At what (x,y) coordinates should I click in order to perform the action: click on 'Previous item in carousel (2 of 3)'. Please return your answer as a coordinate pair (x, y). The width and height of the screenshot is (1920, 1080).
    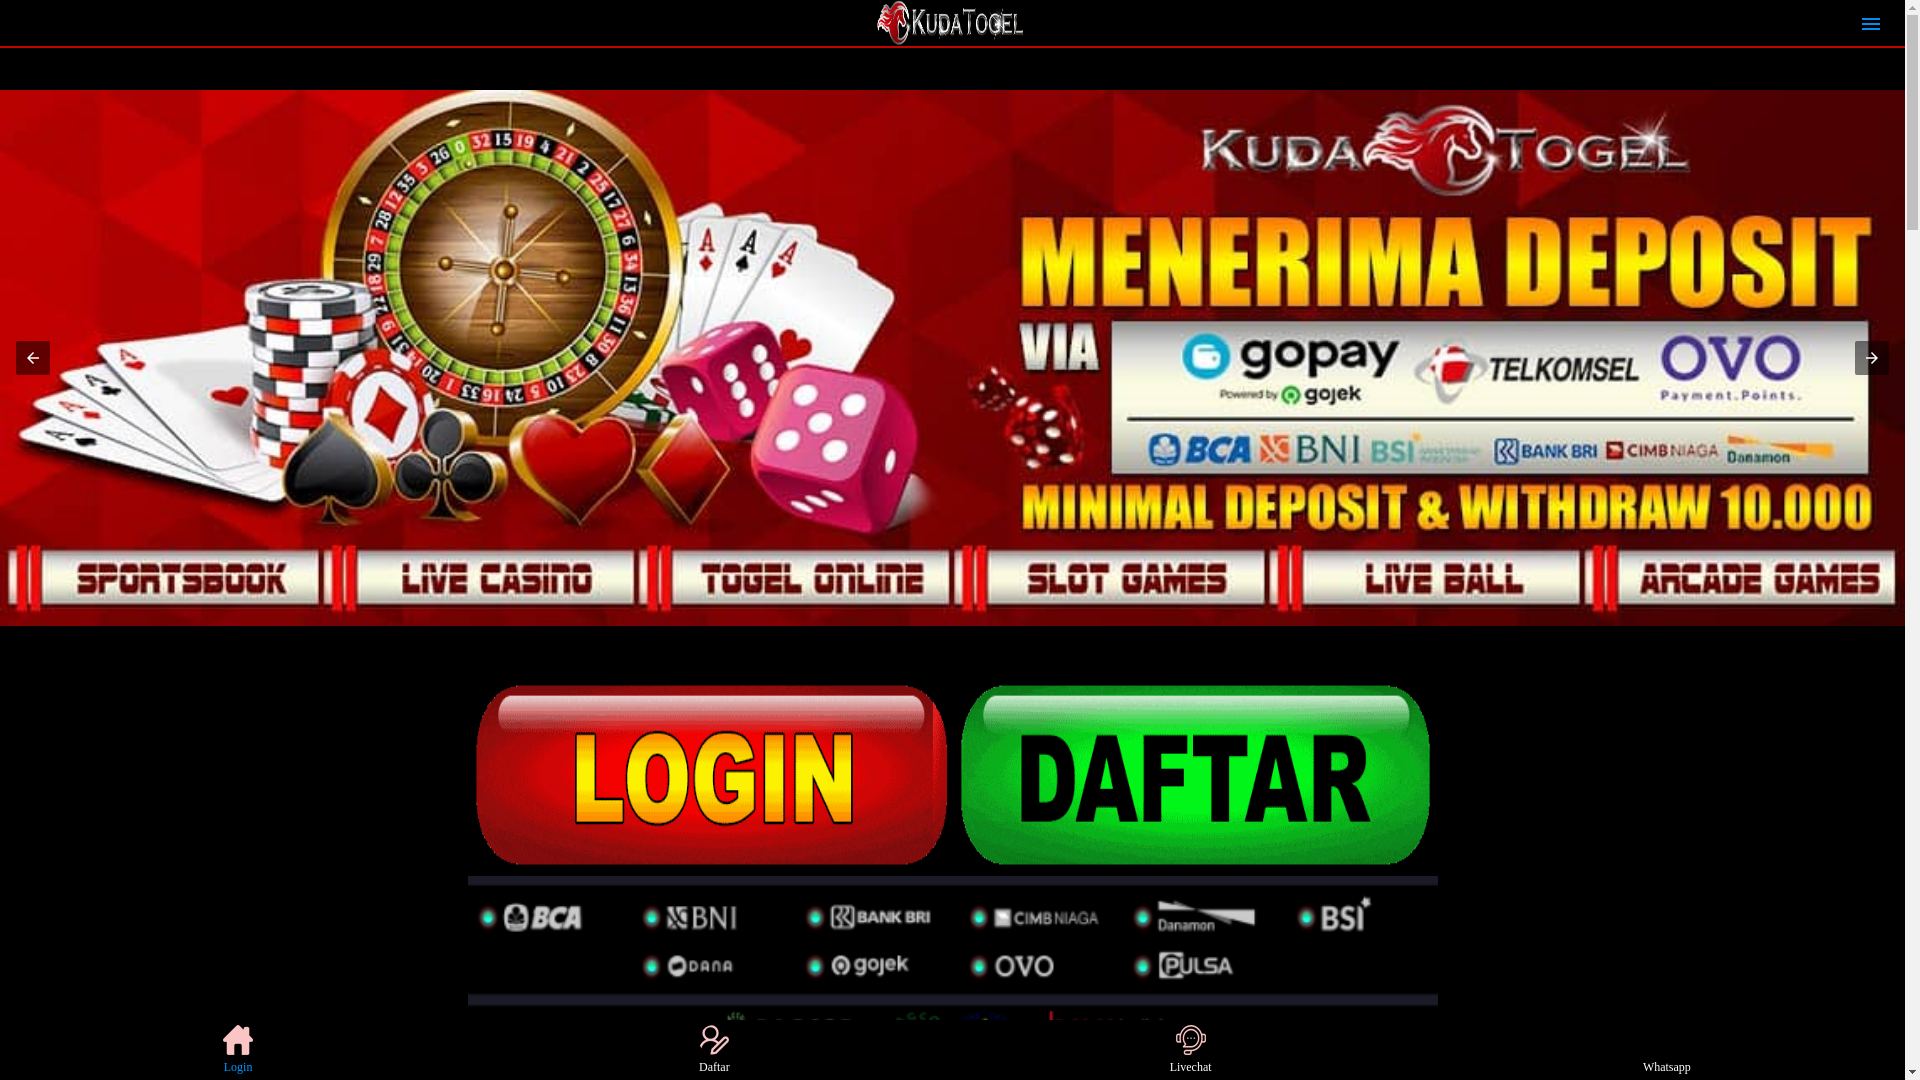
    Looking at the image, I should click on (33, 357).